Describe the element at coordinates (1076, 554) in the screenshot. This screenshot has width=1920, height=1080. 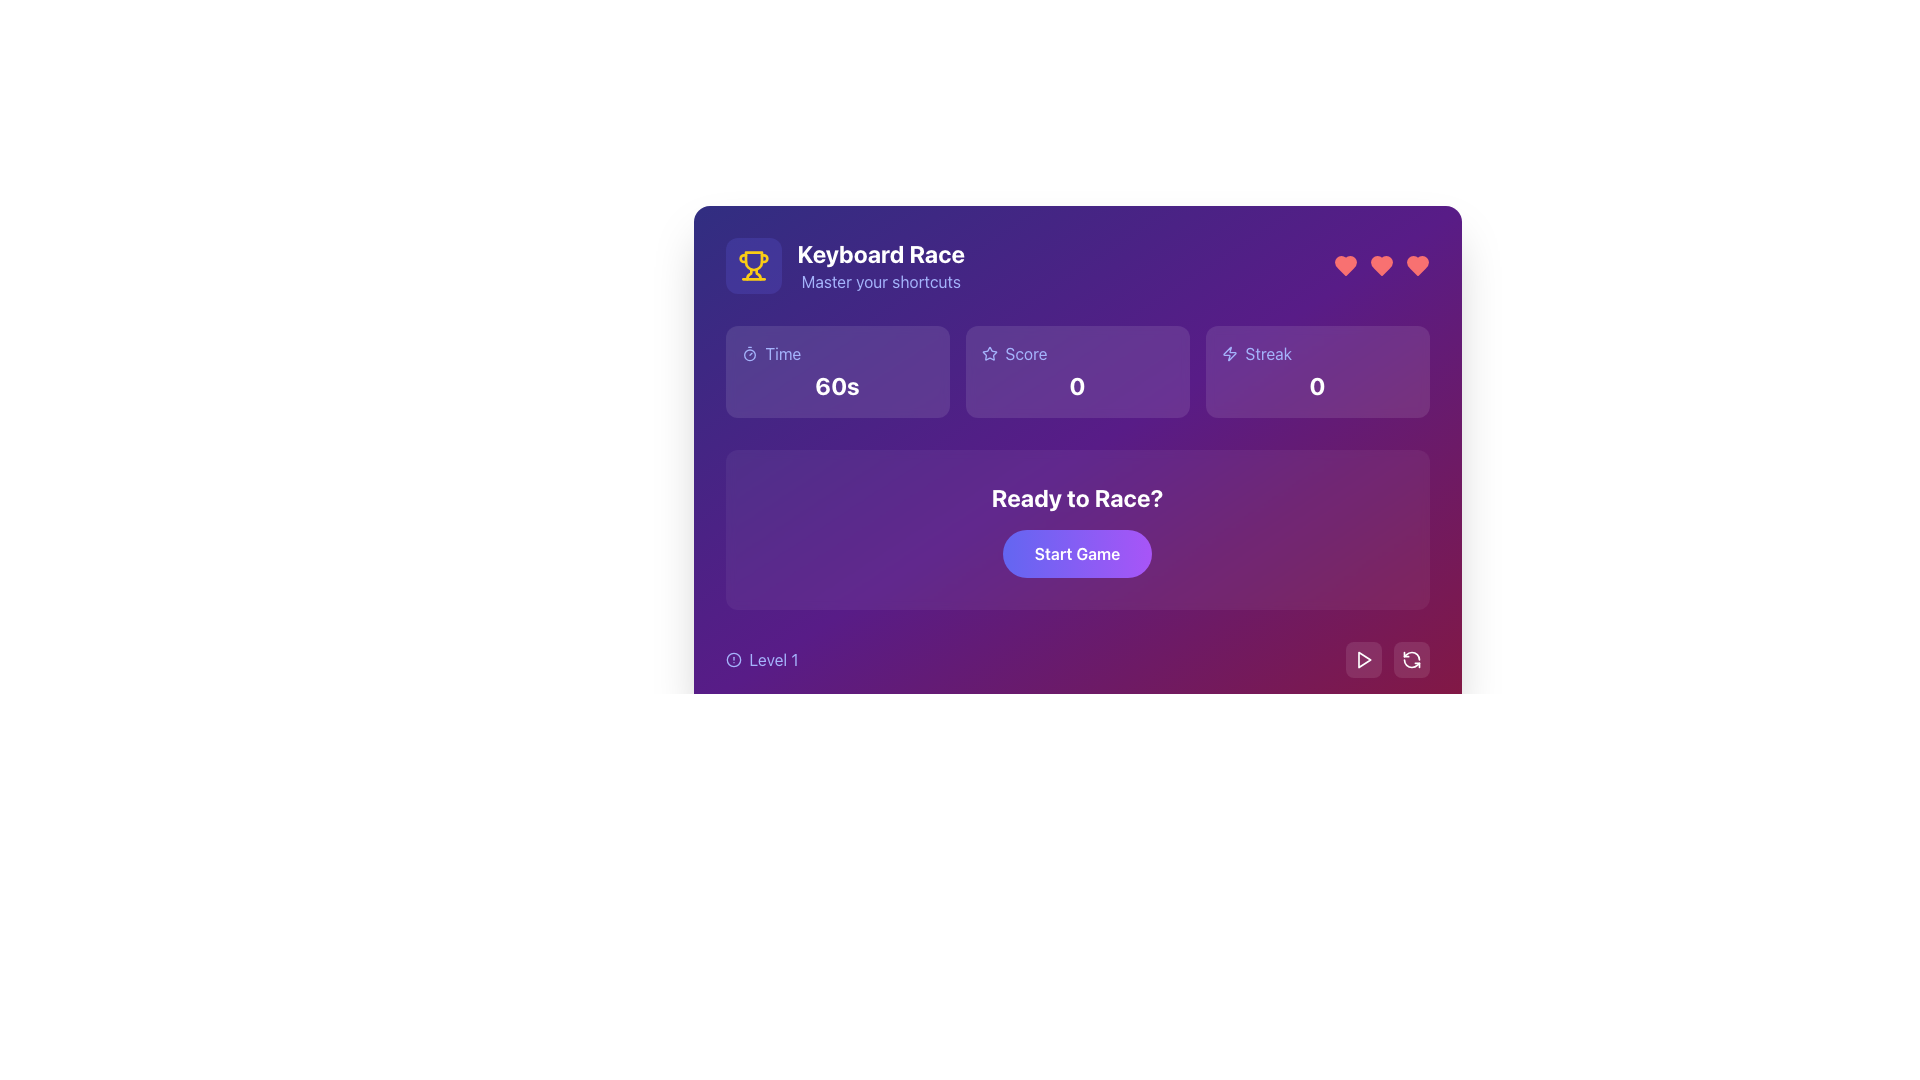
I see `the 'Start Game' button, which is styled with a gradient background from indigo to purple and has white text` at that location.